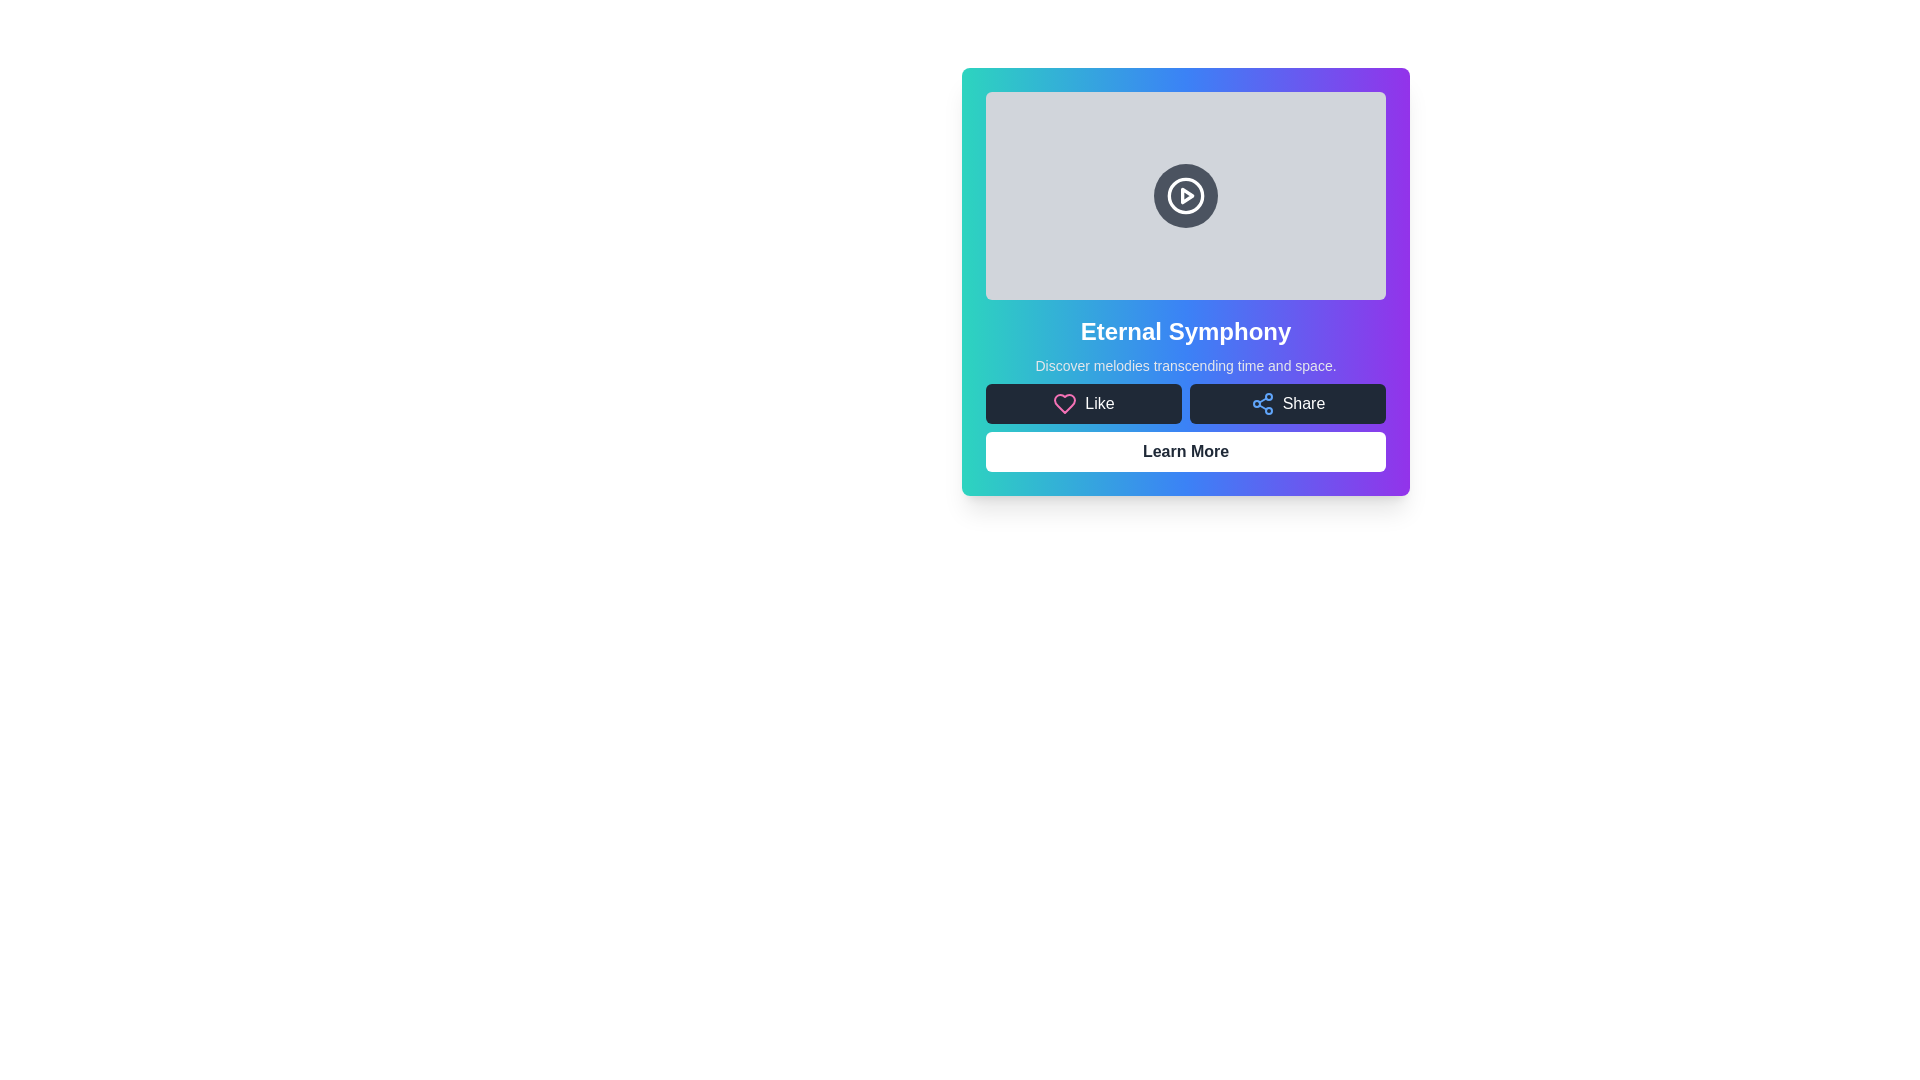 The height and width of the screenshot is (1080, 1920). Describe the element at coordinates (1064, 404) in the screenshot. I see `the heart-shaped icon outlined in pink, located within the 'Like' button at the bottom-left corner of the 'Eternal Symphony' card` at that location.